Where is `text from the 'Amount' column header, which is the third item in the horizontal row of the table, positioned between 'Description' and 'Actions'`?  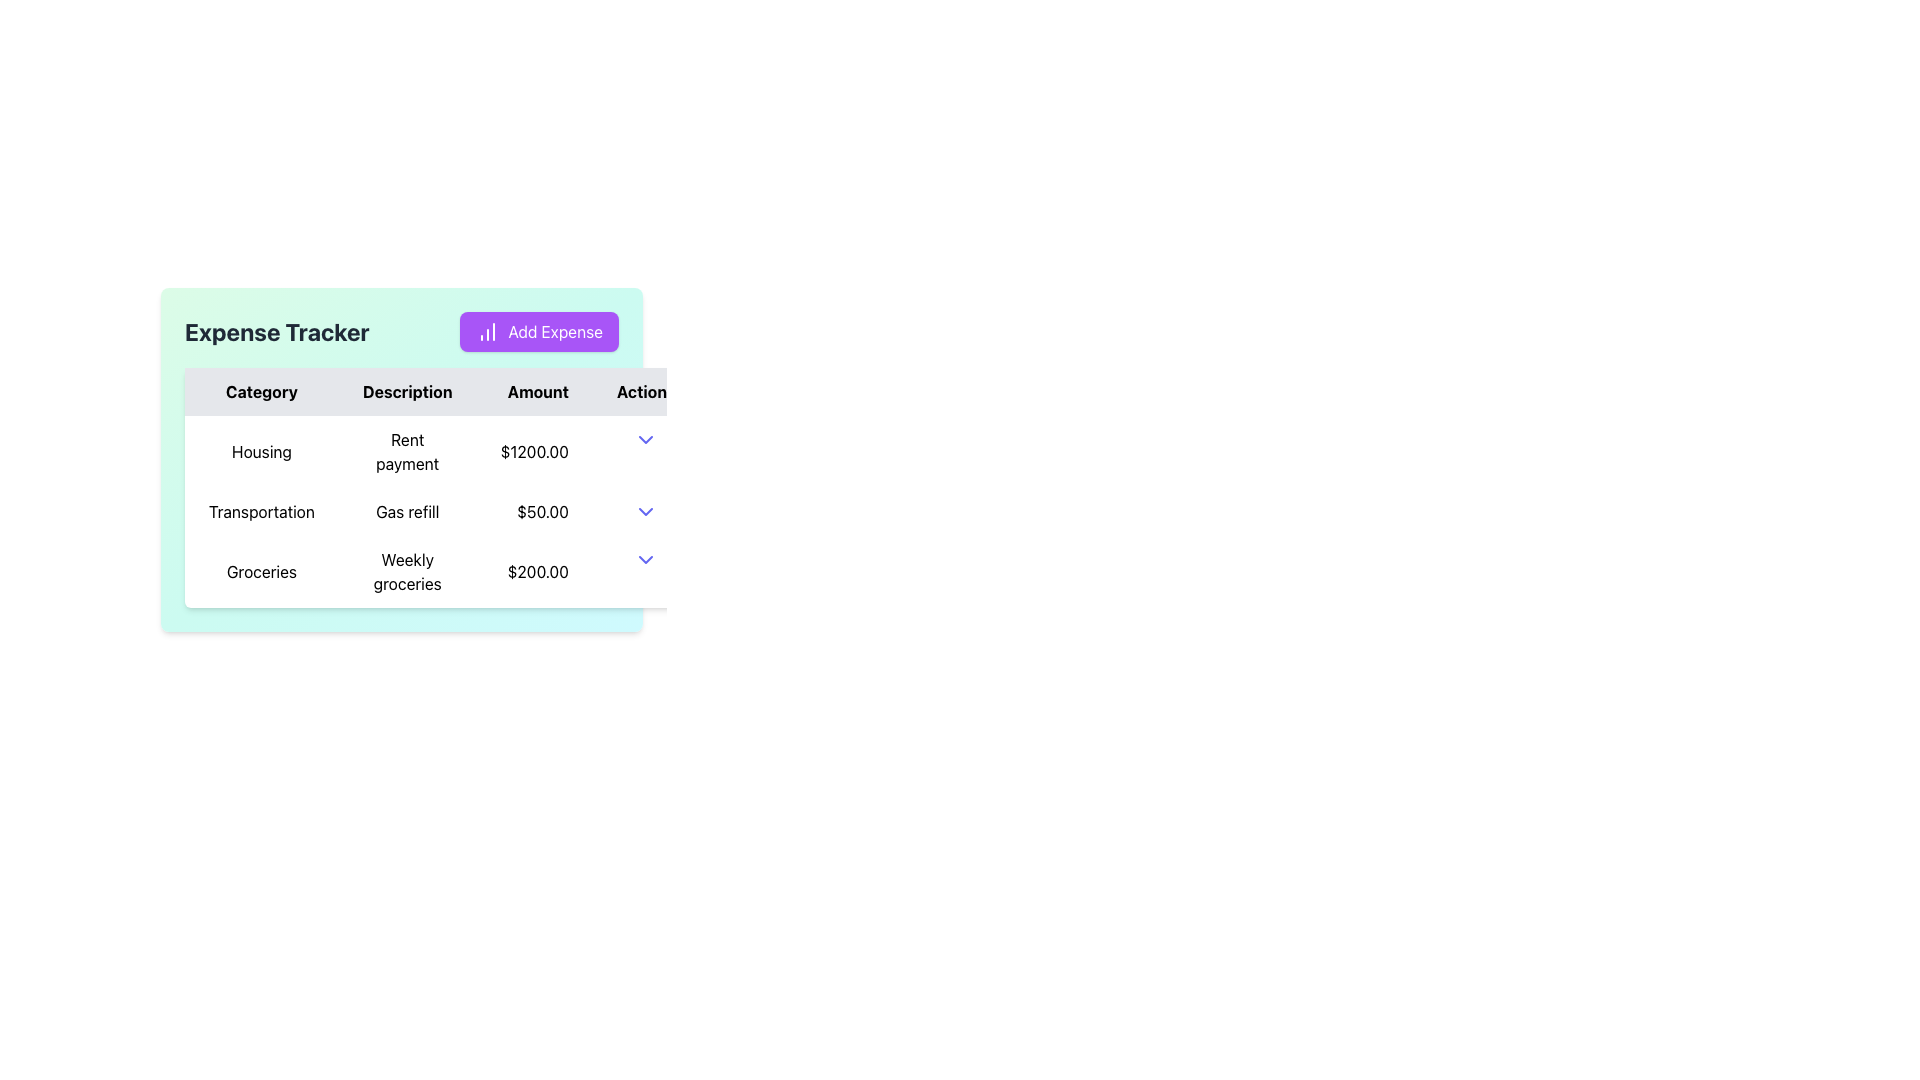
text from the 'Amount' column header, which is the third item in the horizontal row of the table, positioned between 'Description' and 'Actions' is located at coordinates (534, 392).